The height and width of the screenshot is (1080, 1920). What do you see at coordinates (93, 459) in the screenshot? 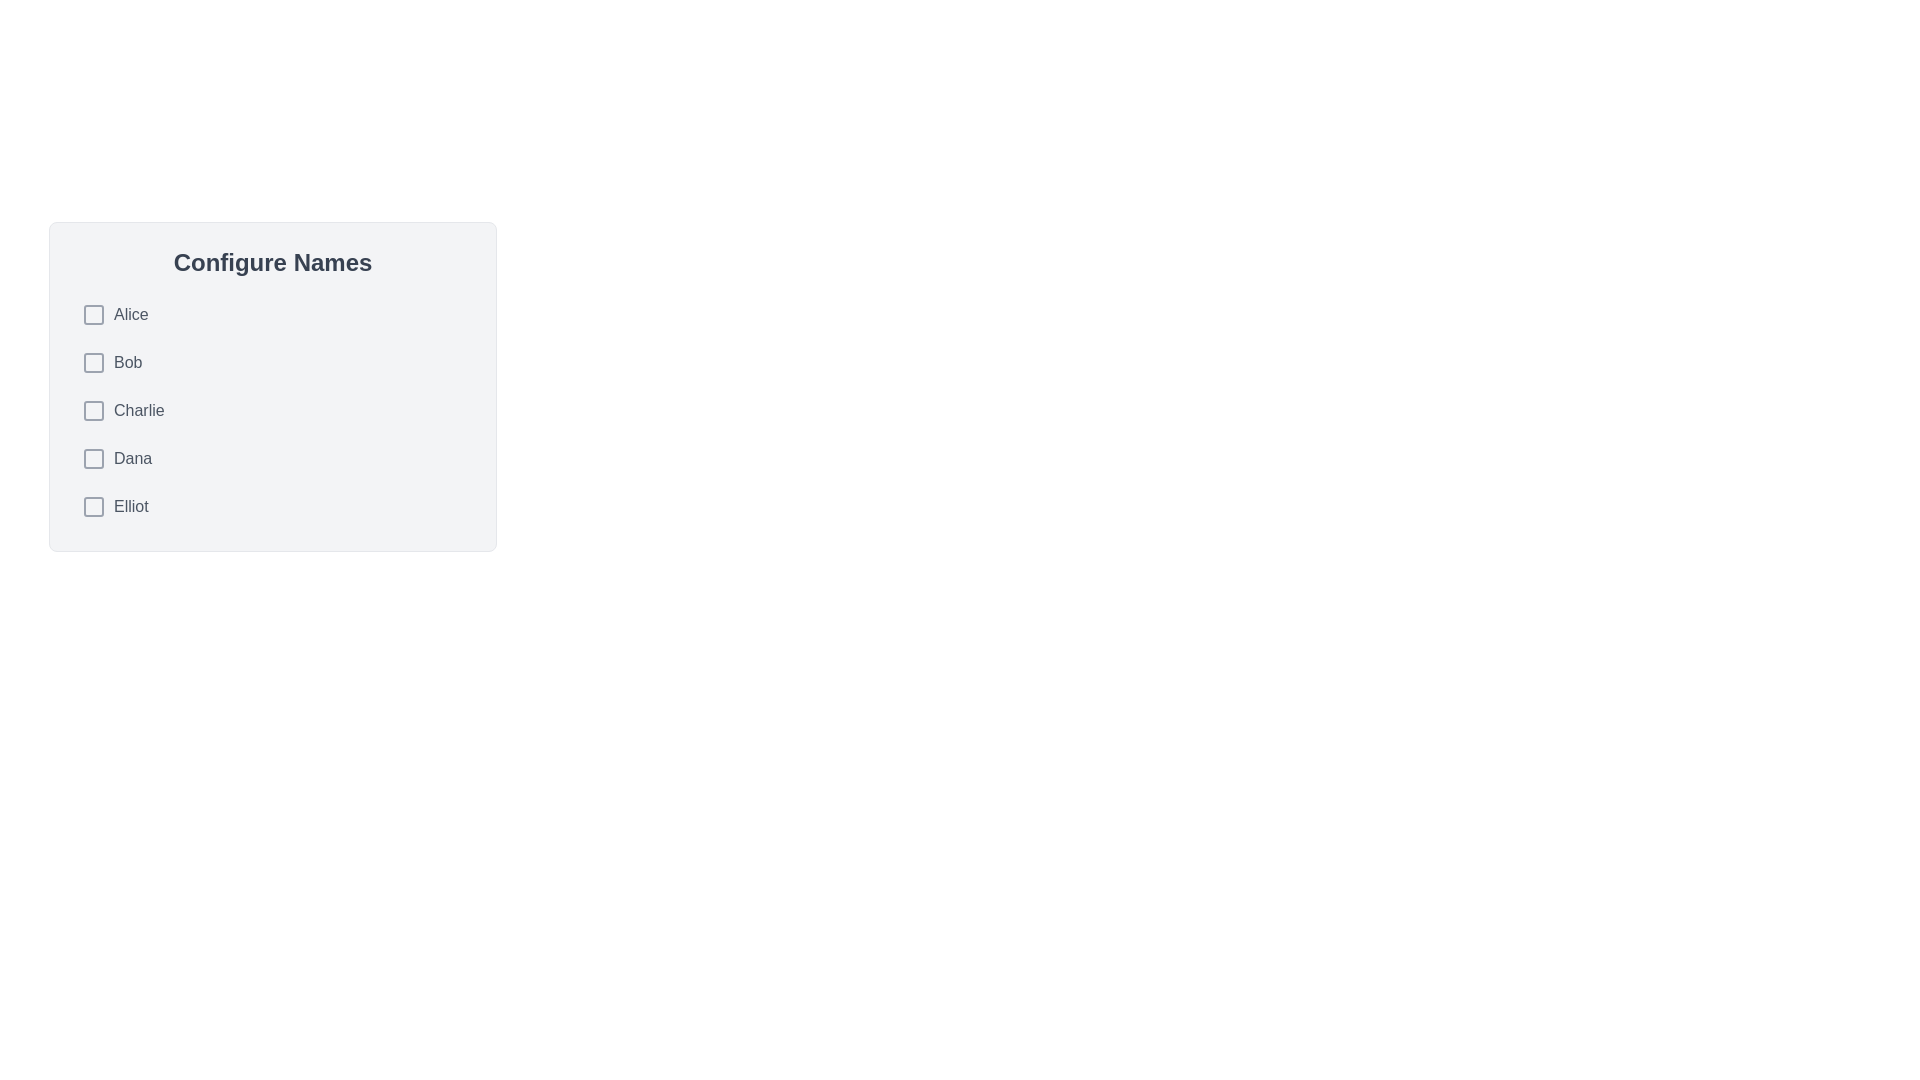
I see `the minimalistic gray outline checkbox located to the left of the 'Dana' text label` at bounding box center [93, 459].